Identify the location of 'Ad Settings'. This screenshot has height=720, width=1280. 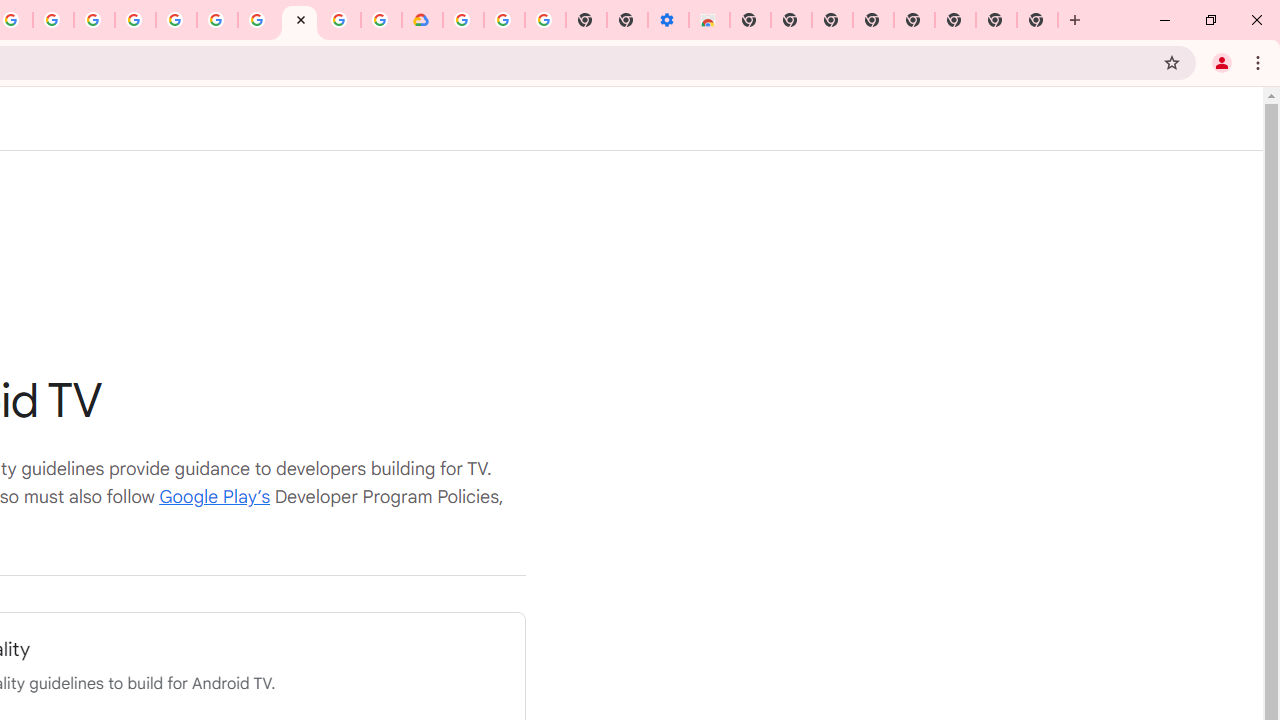
(134, 20).